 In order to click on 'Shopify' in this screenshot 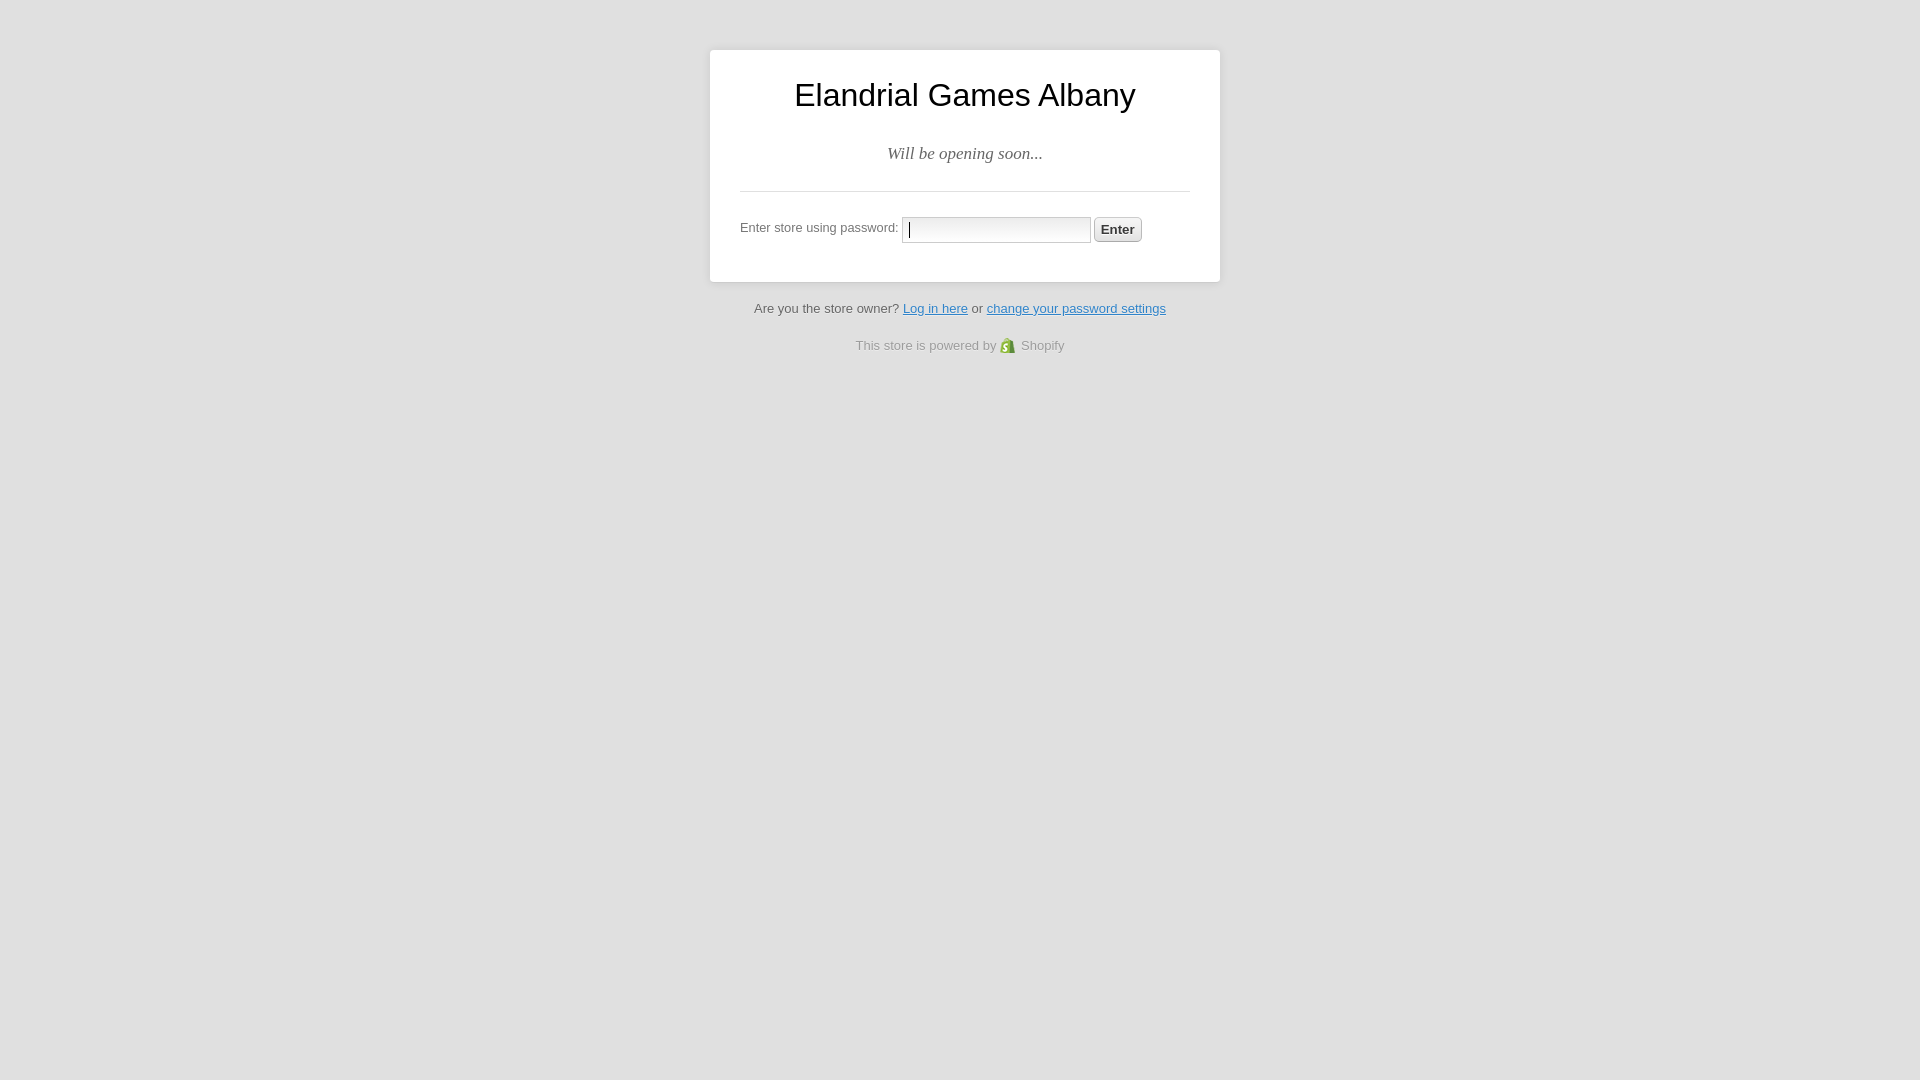, I will do `click(1032, 344)`.